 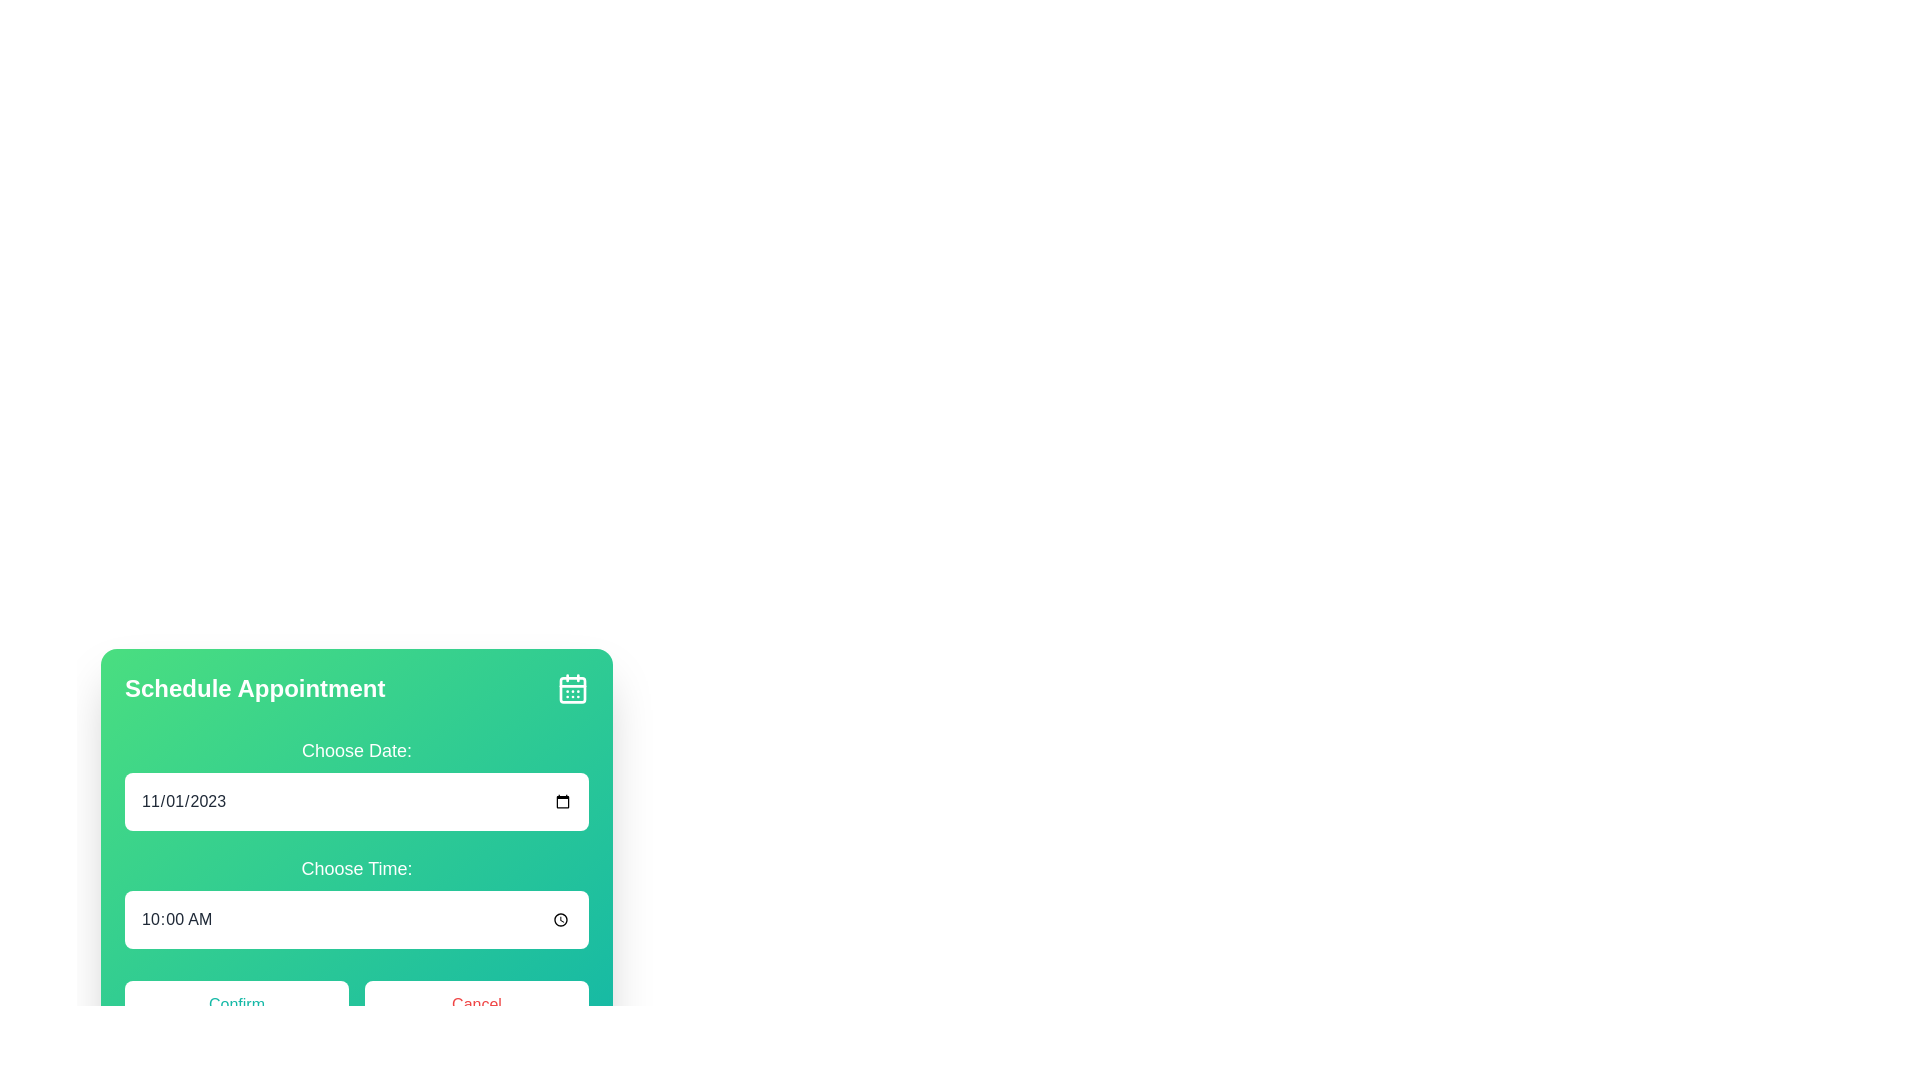 I want to click on the Header or Title Bar with a green gradient background containing the text 'Schedule Appointment' and a calendar icon on the right, so click(x=356, y=688).